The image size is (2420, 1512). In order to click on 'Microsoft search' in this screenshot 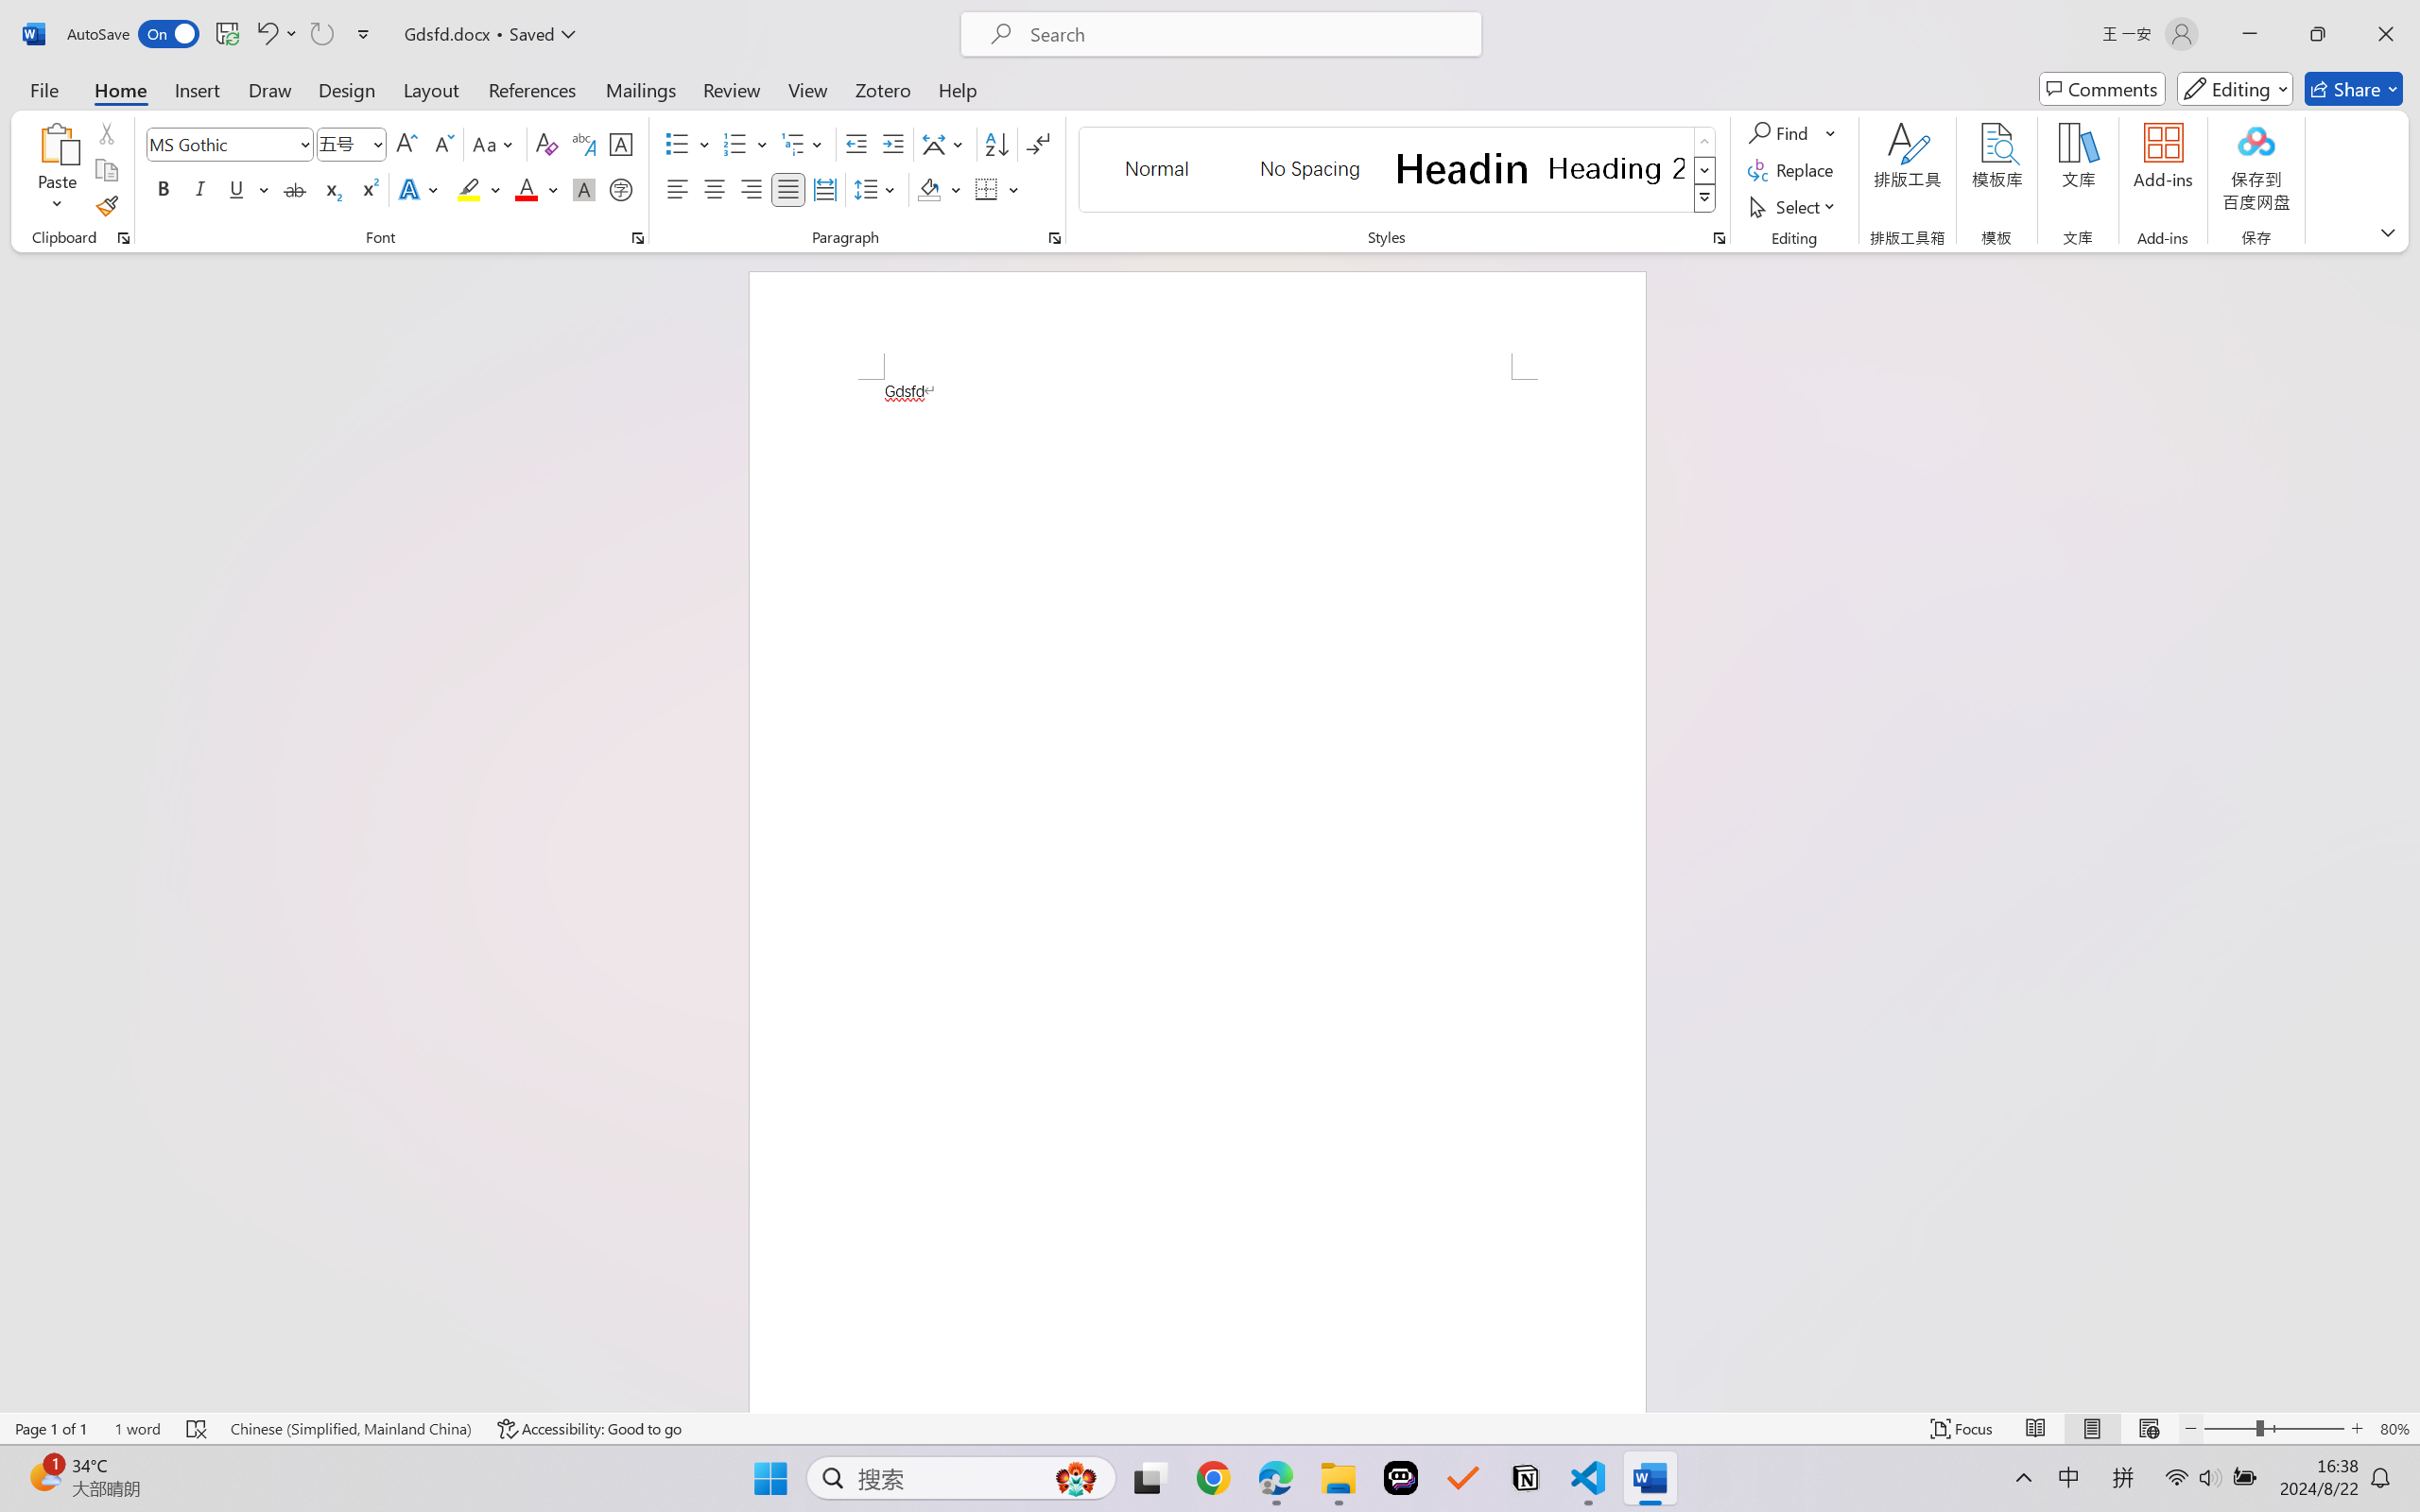, I will do `click(1246, 33)`.